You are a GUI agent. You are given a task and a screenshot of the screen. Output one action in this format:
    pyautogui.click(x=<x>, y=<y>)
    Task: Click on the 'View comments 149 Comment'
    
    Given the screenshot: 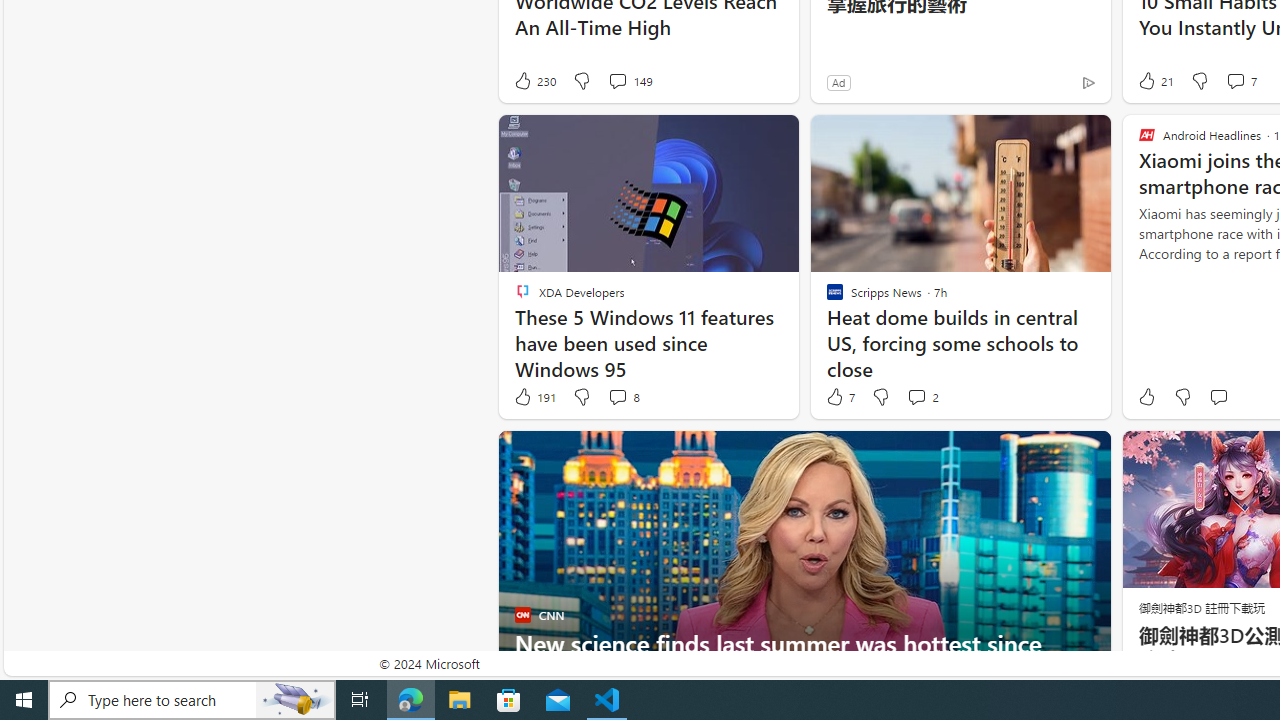 What is the action you would take?
    pyautogui.click(x=616, y=80)
    